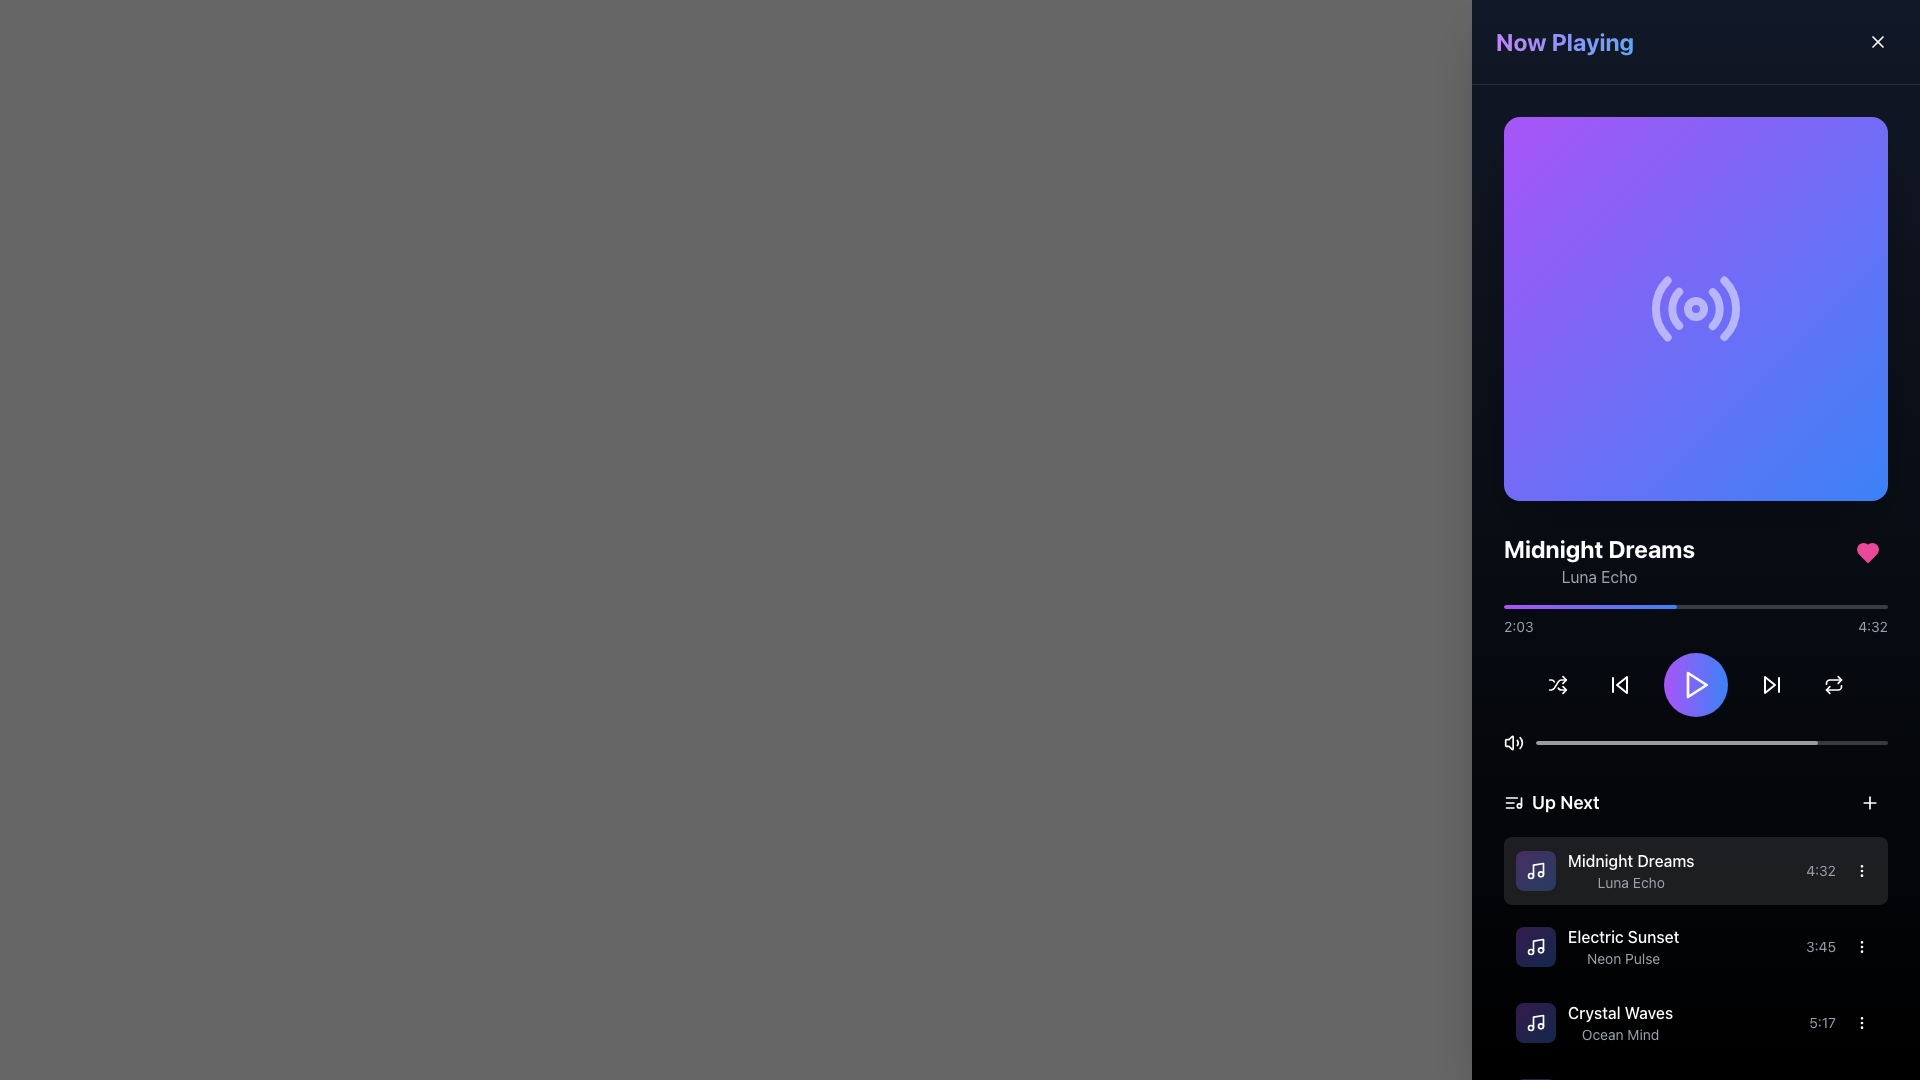 This screenshot has height=1080, width=1920. Describe the element at coordinates (1557, 684) in the screenshot. I see `the shuffle mode button located at the first position in the control row of the media player` at that location.